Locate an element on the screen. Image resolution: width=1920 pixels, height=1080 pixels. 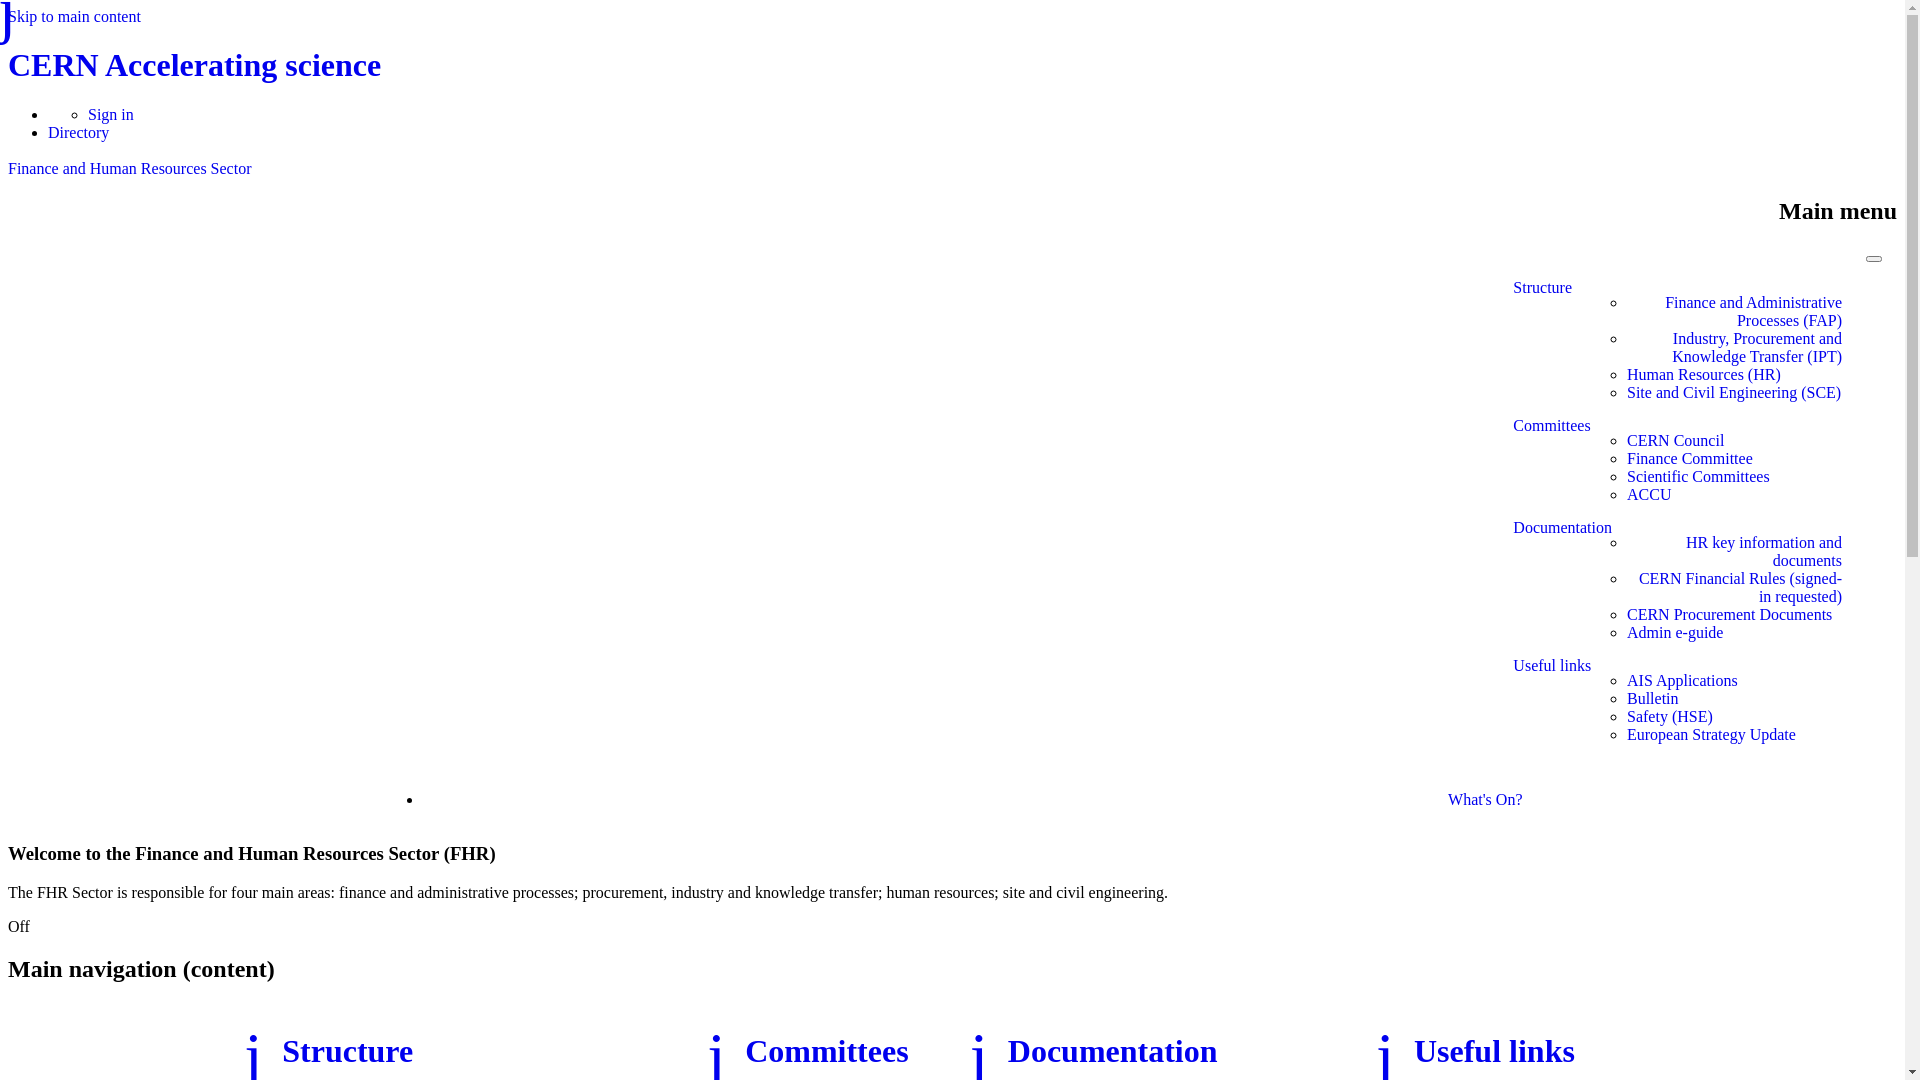
'Structure' is located at coordinates (281, 1049).